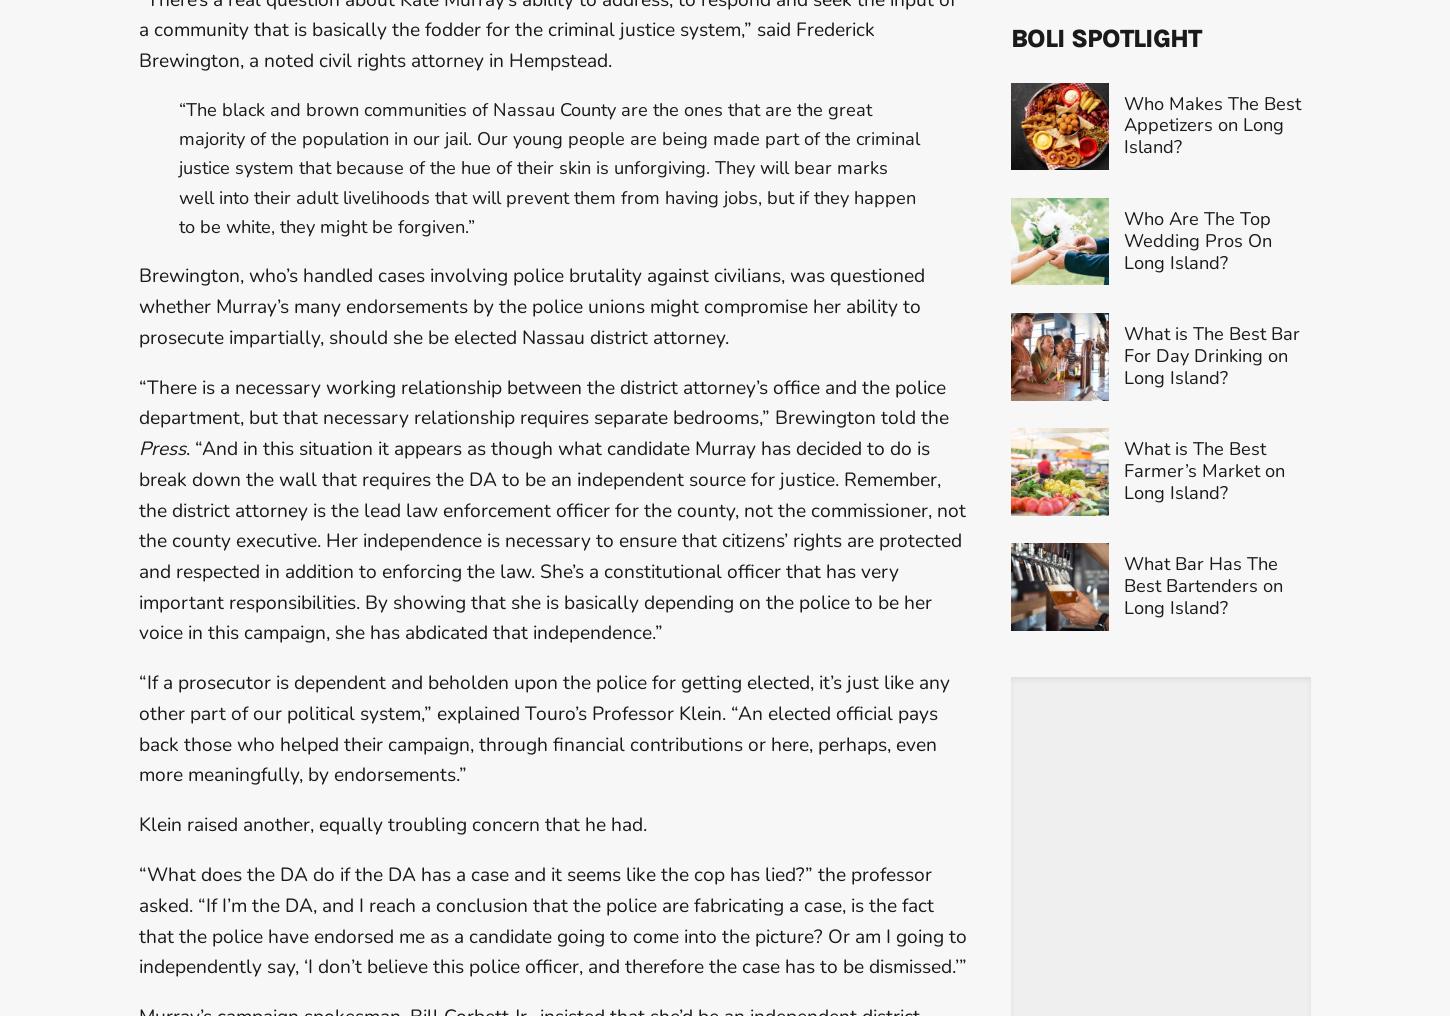 This screenshot has width=1450, height=1016. Describe the element at coordinates (138, 920) in the screenshot. I see `'“What does the DA do if the DA has a case and it seems like the cop has lied?” the professor asked. “If I’m the DA, and I reach a conclusion that the police are fabricating a case, is the fact that the police have endorsed me as a candidate going to come into the picture? Or am I going to independently say, ‘I don’t believe this police officer, and therefore the case has to be dismissed.’”'` at that location.